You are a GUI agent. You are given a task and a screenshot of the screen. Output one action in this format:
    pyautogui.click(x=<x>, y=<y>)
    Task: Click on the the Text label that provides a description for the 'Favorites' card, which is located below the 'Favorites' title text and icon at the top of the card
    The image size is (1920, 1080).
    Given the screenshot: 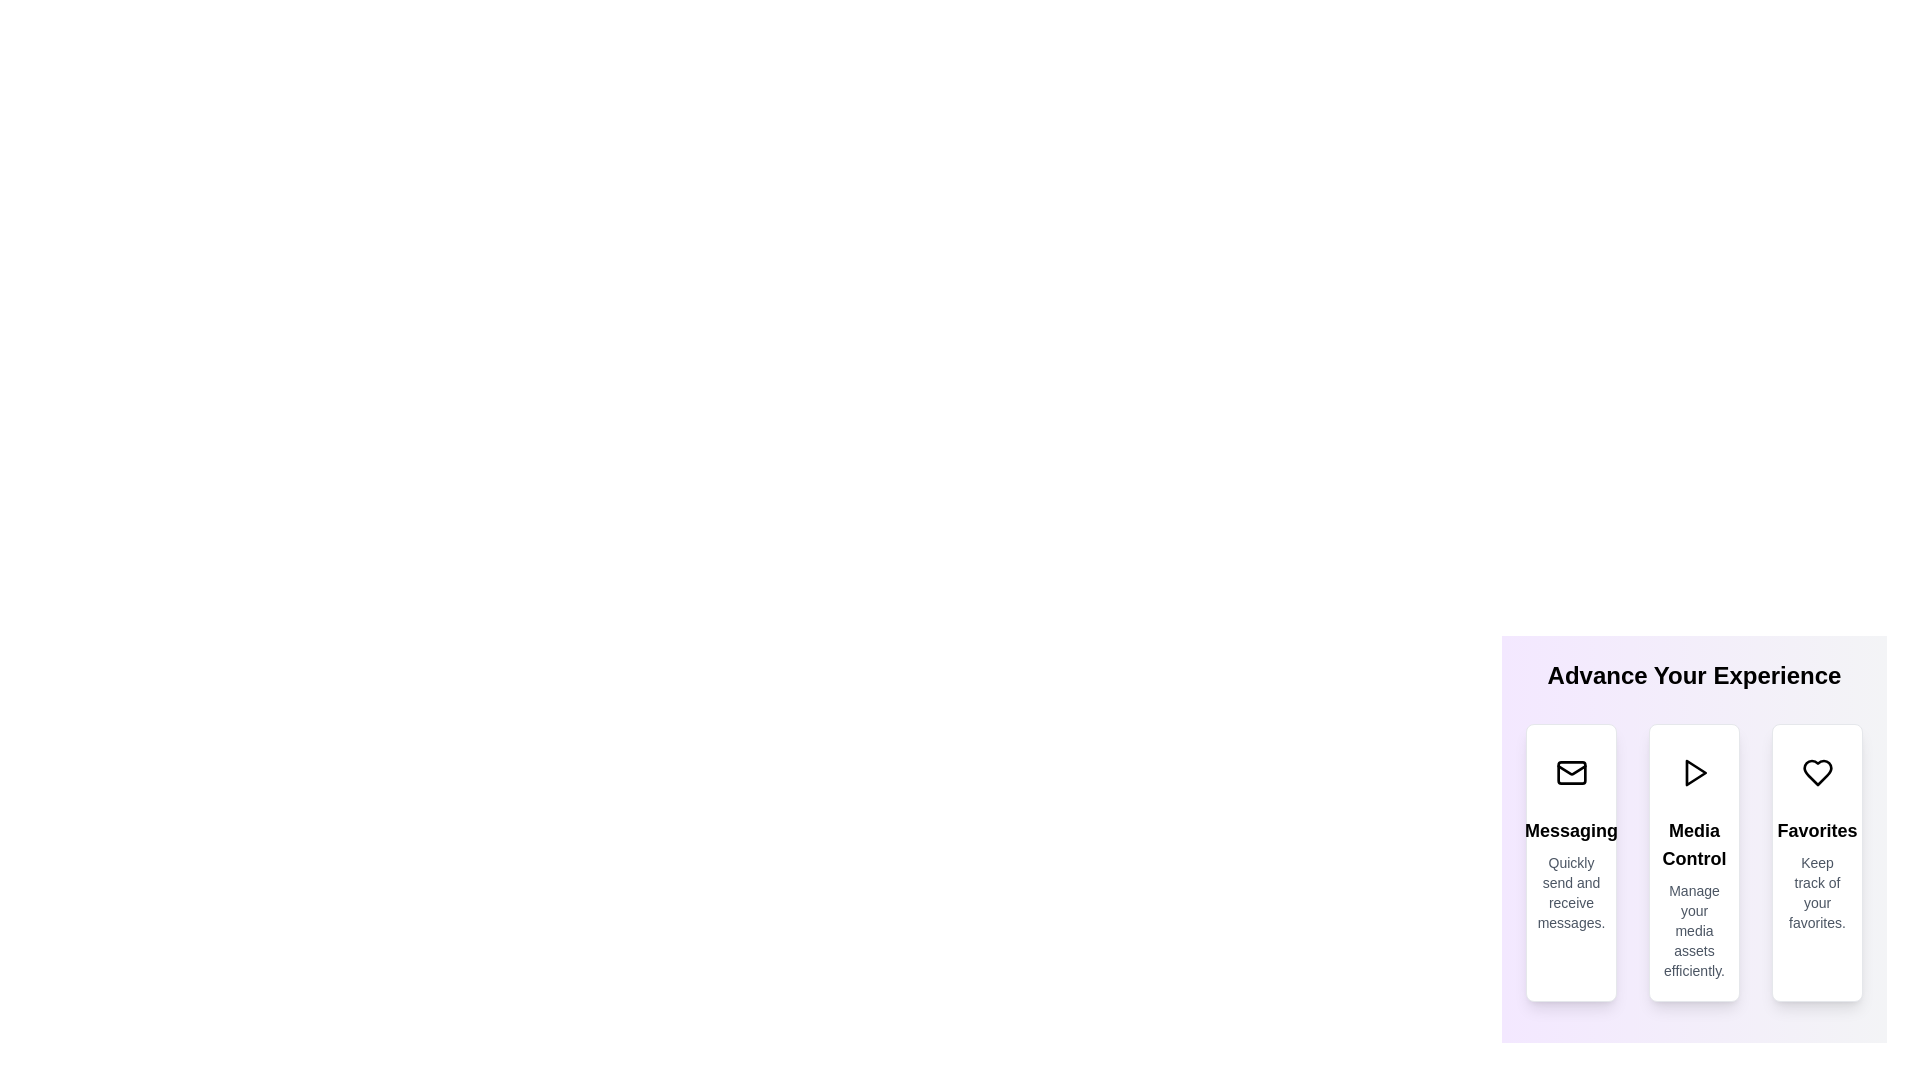 What is the action you would take?
    pyautogui.click(x=1817, y=892)
    